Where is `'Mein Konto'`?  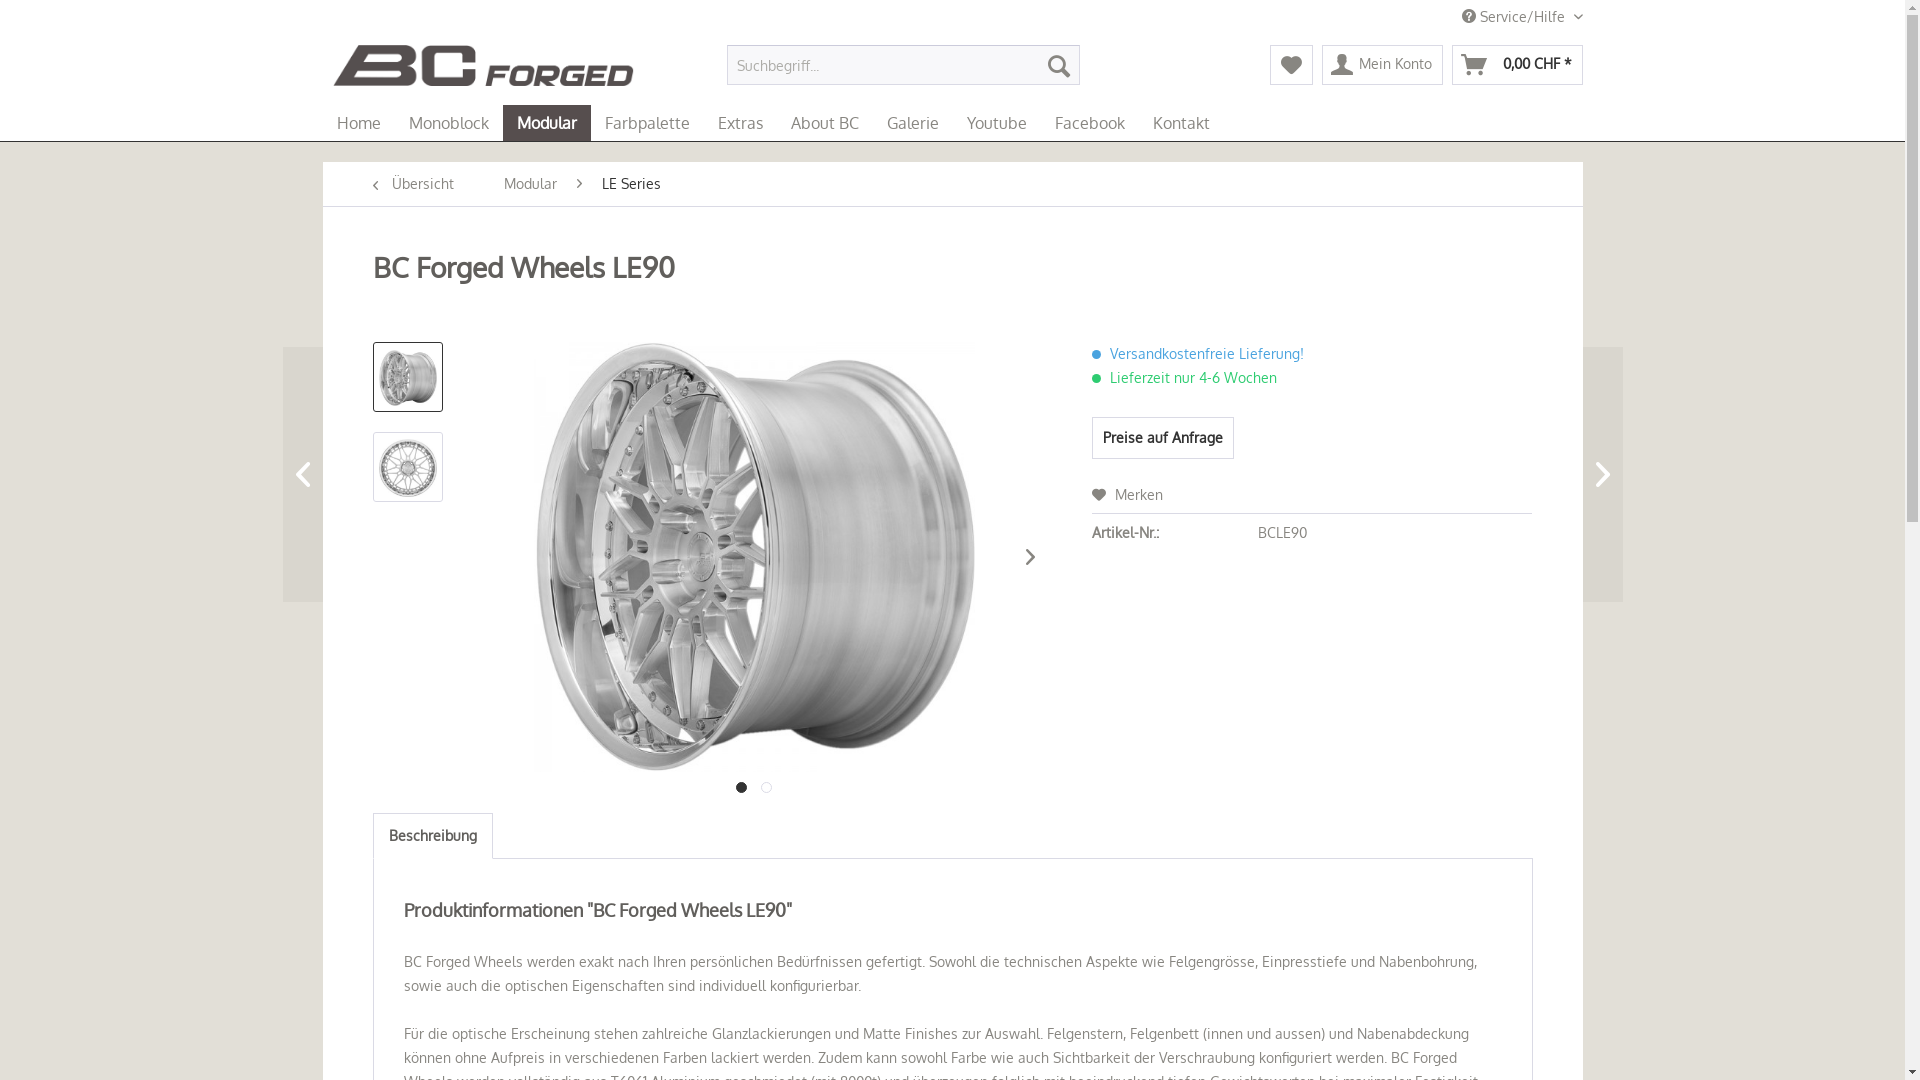 'Mein Konto' is located at coordinates (1381, 64).